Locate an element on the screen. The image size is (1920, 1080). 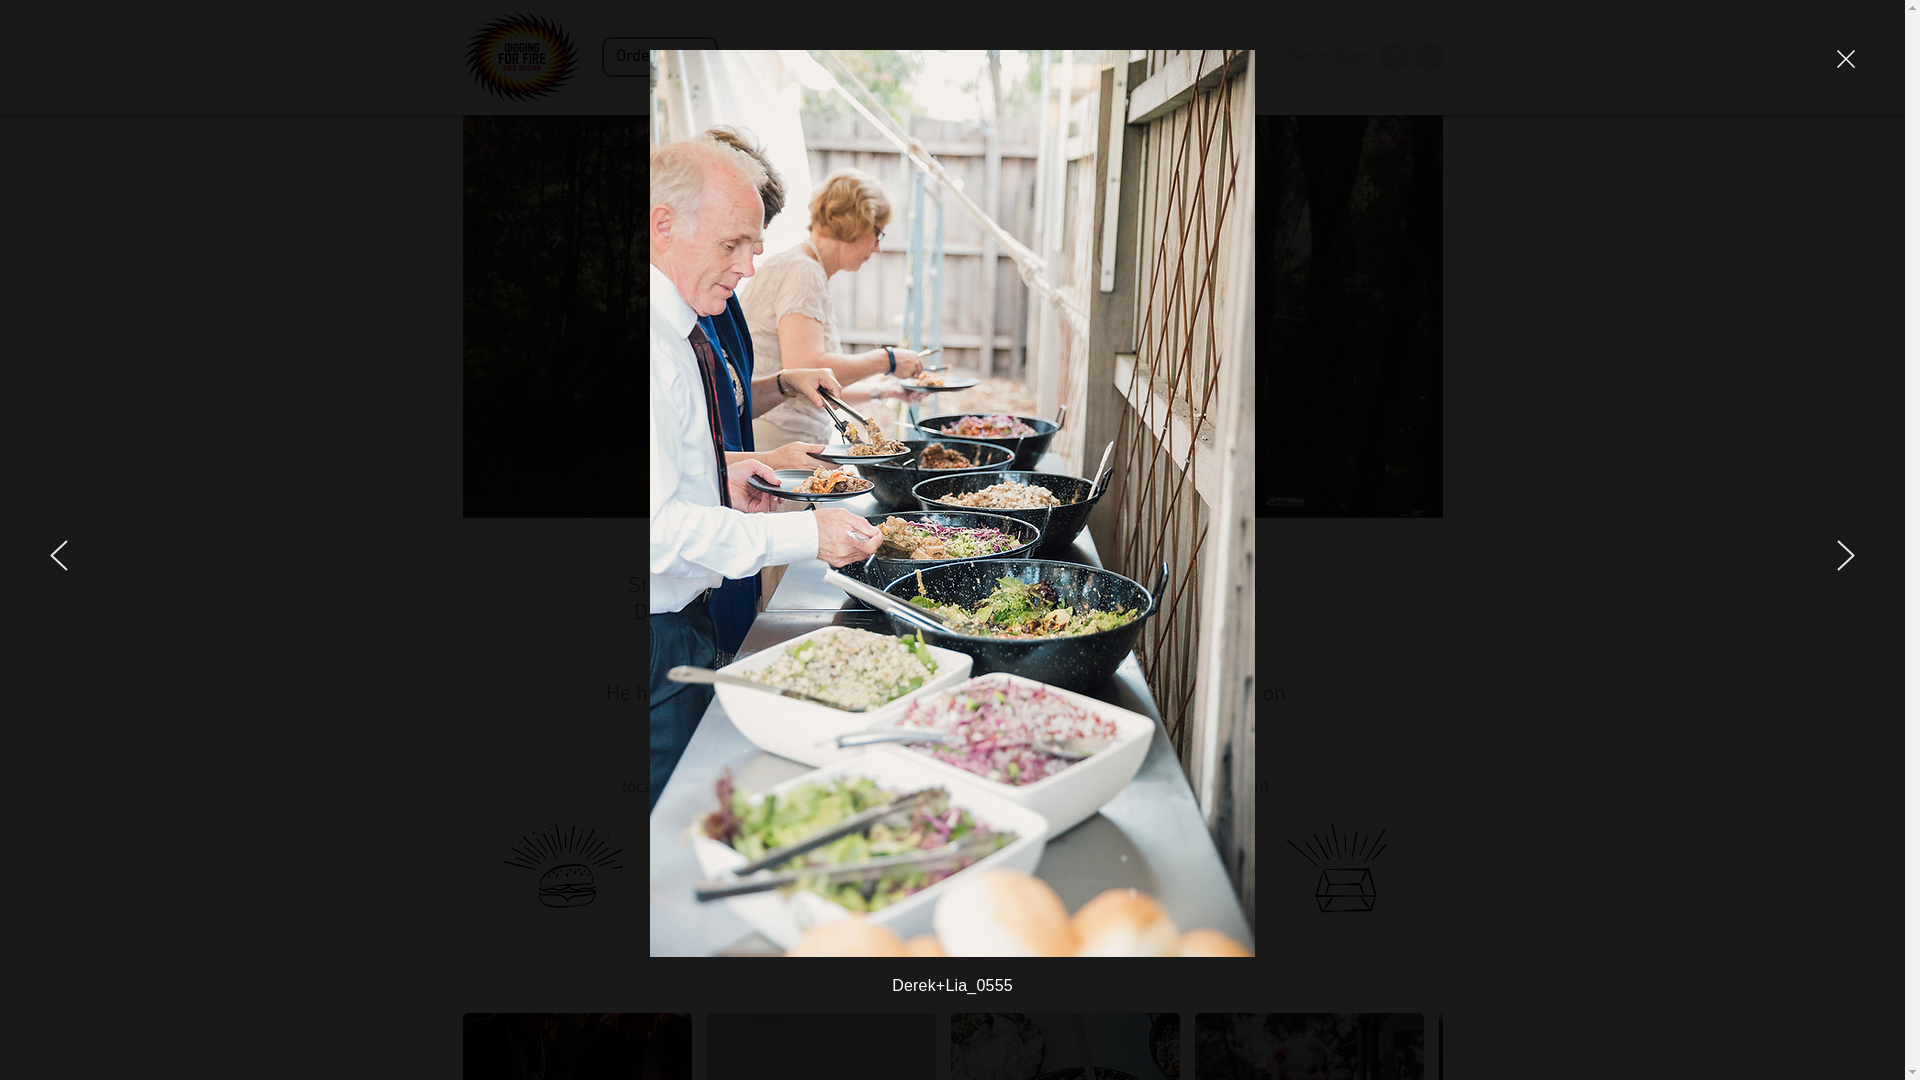
'Our Food Truck' is located at coordinates (1056, 56).